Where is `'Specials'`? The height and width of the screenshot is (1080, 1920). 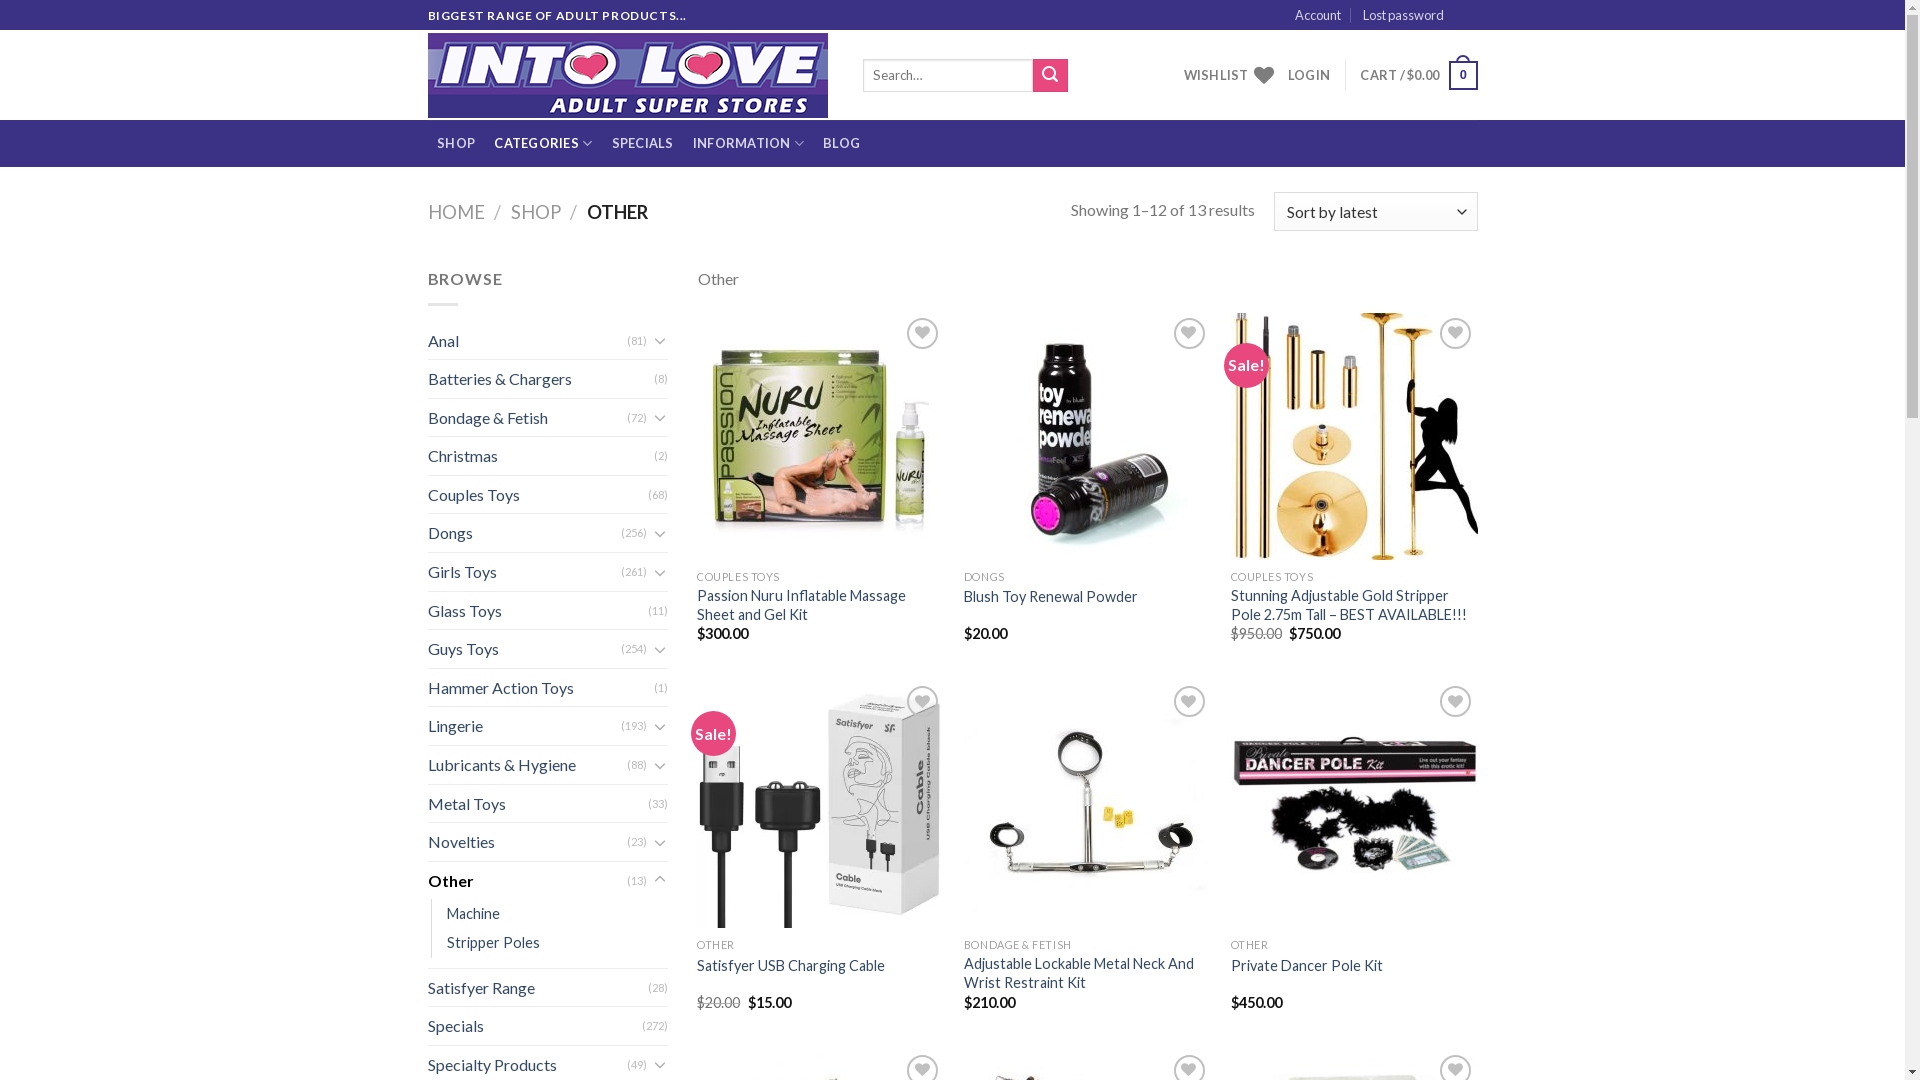 'Specials' is located at coordinates (426, 1026).